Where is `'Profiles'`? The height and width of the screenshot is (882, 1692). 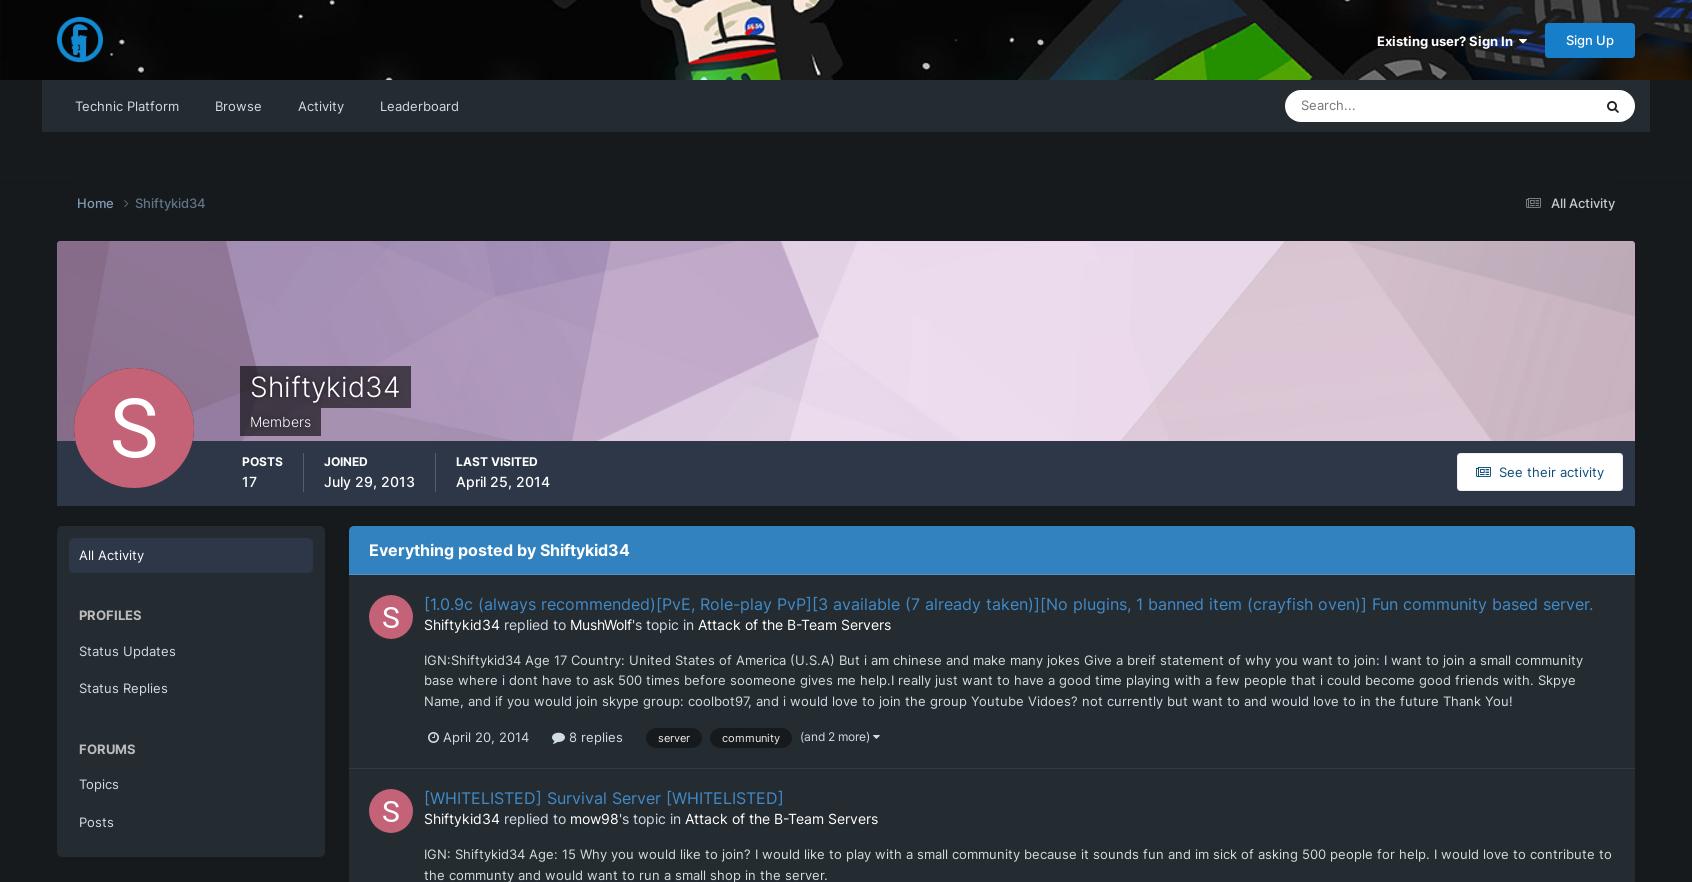
'Profiles' is located at coordinates (110, 614).